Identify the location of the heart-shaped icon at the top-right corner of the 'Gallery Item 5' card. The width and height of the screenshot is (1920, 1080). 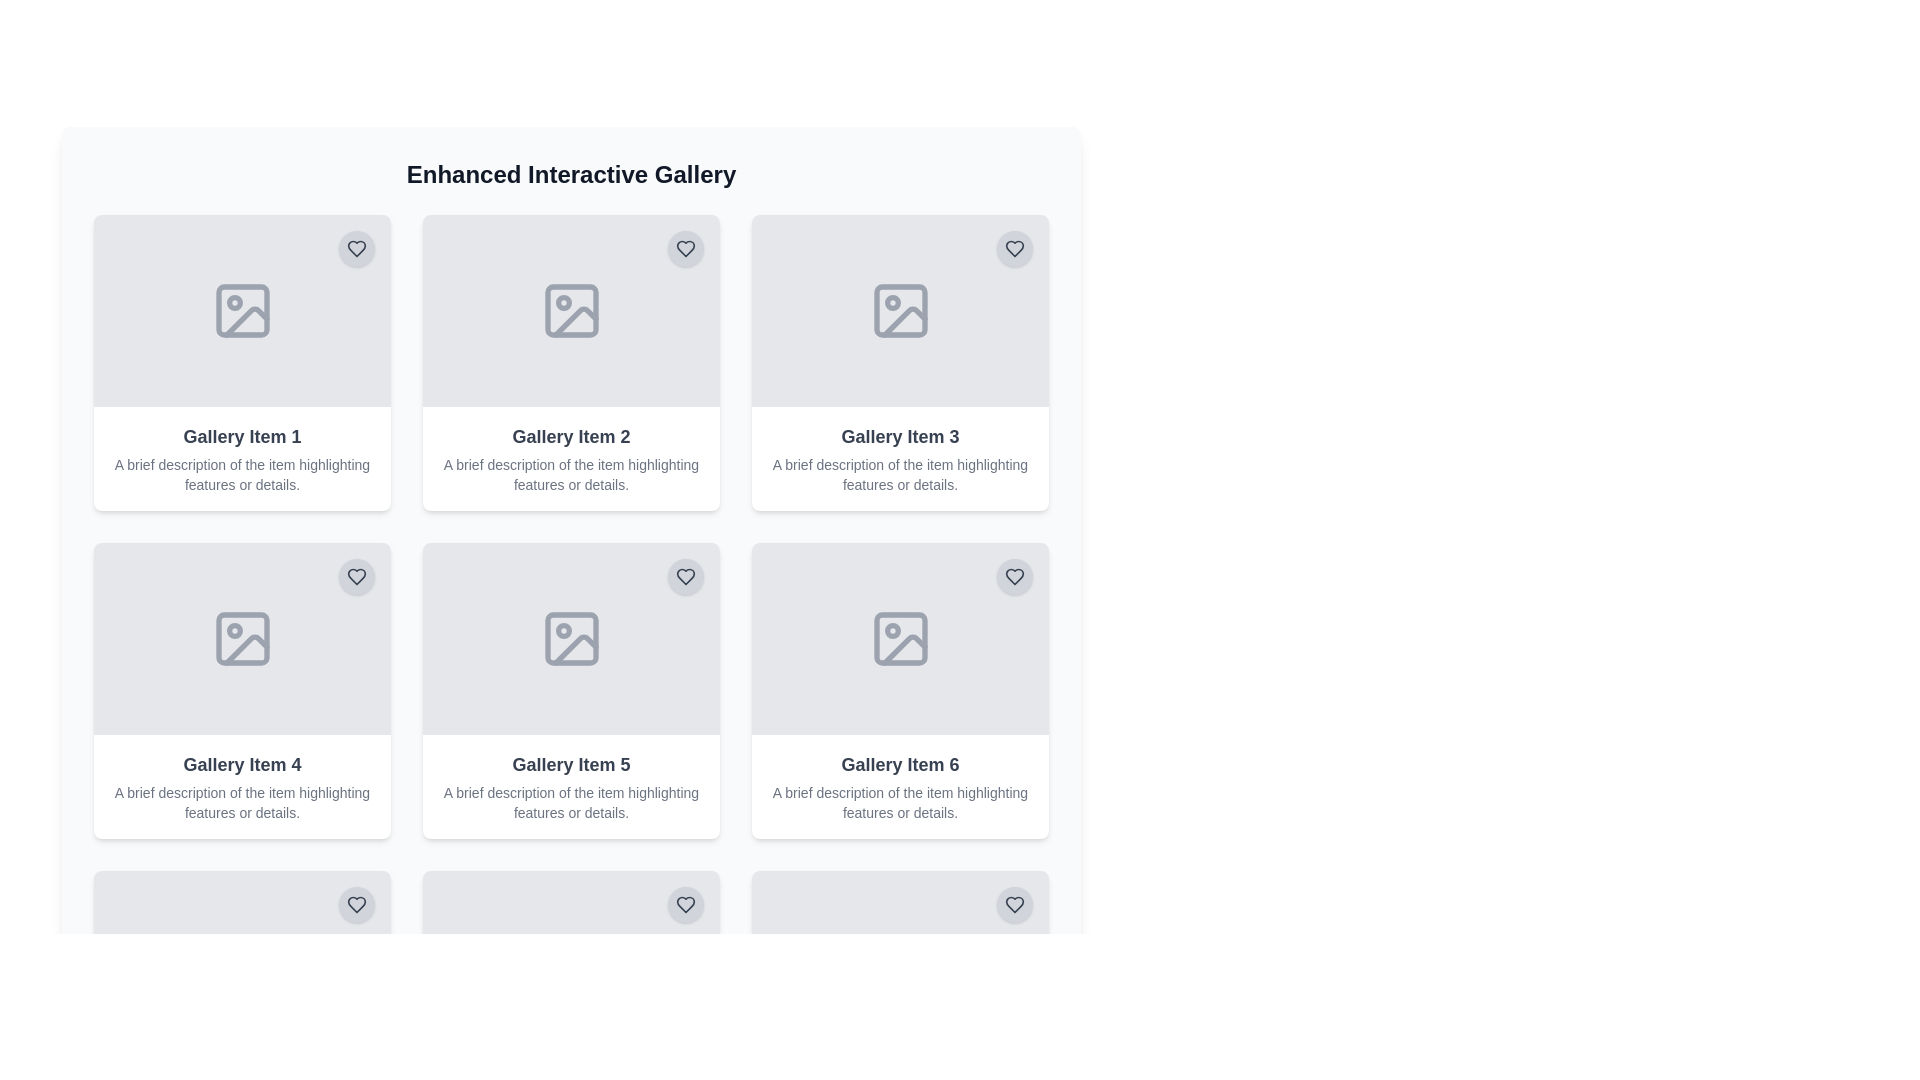
(356, 577).